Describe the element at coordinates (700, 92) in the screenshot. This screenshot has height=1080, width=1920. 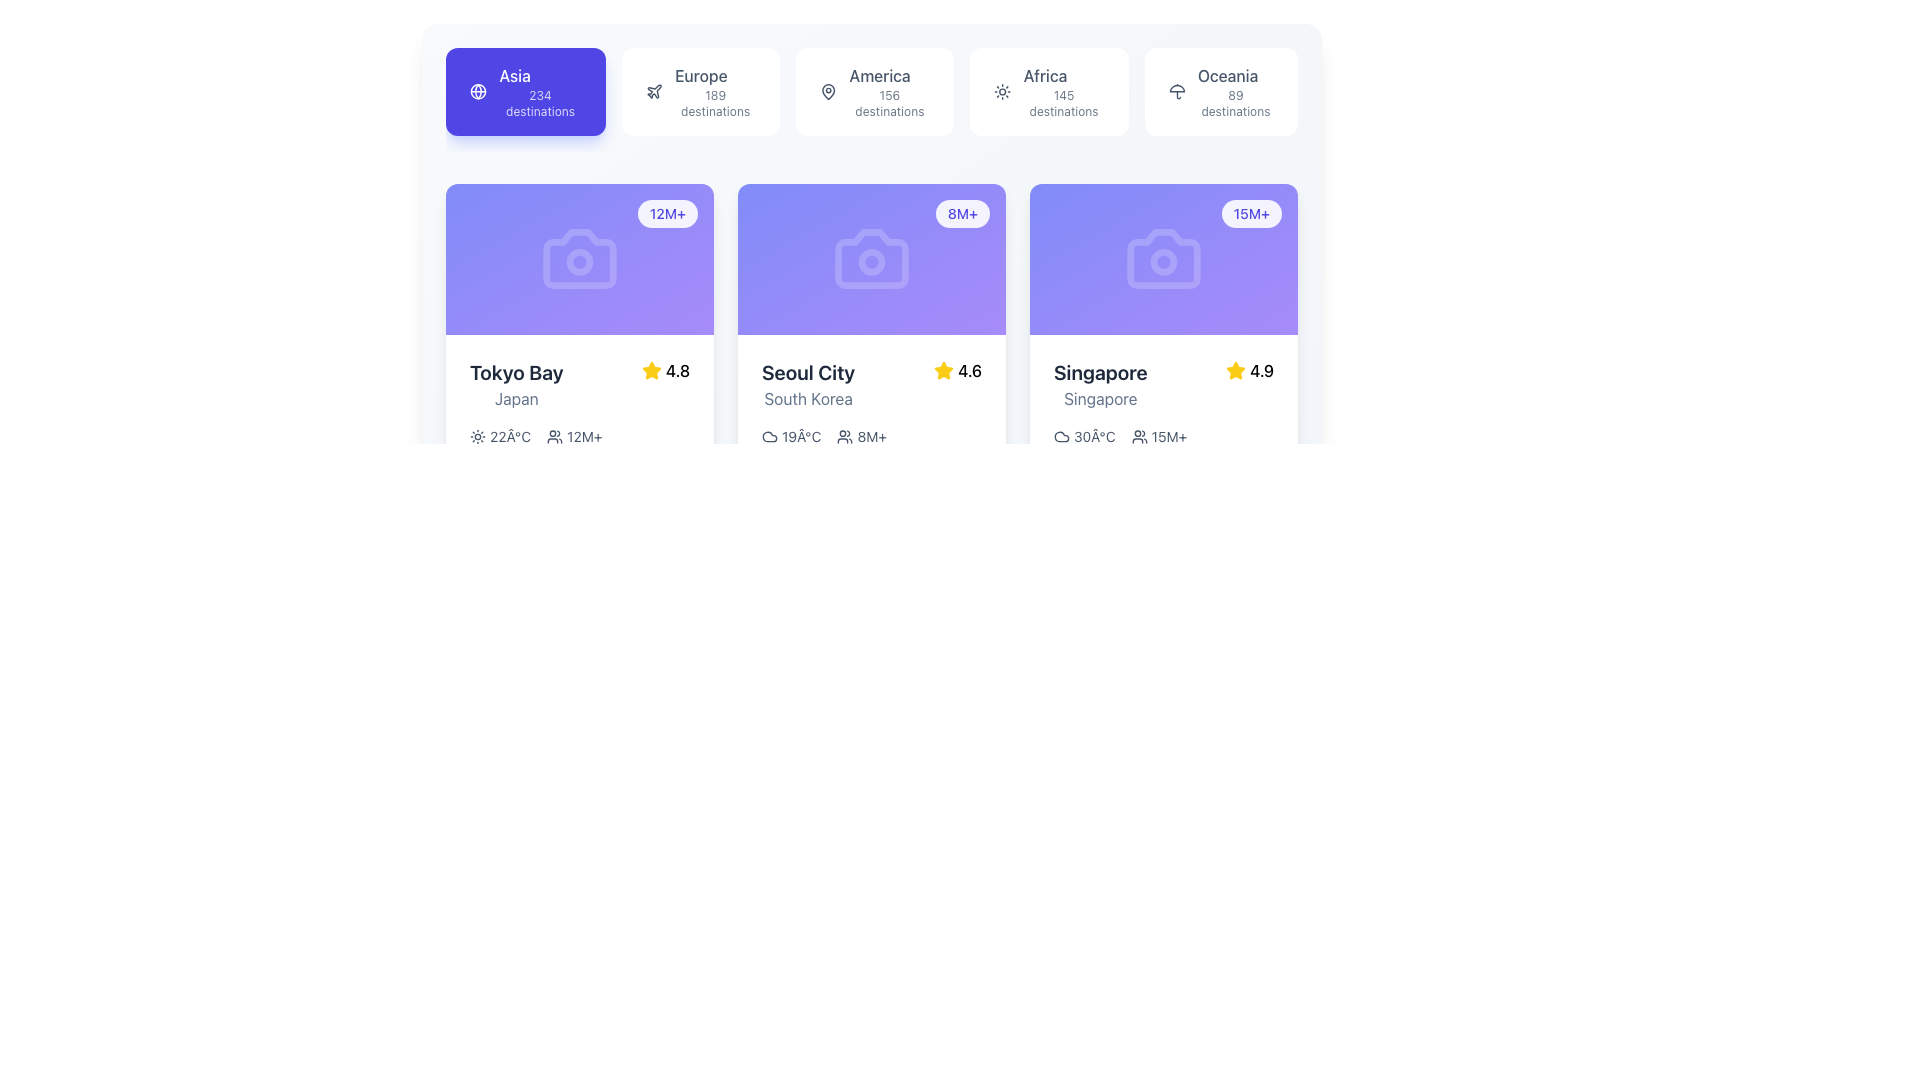
I see `the 'Europe' button` at that location.